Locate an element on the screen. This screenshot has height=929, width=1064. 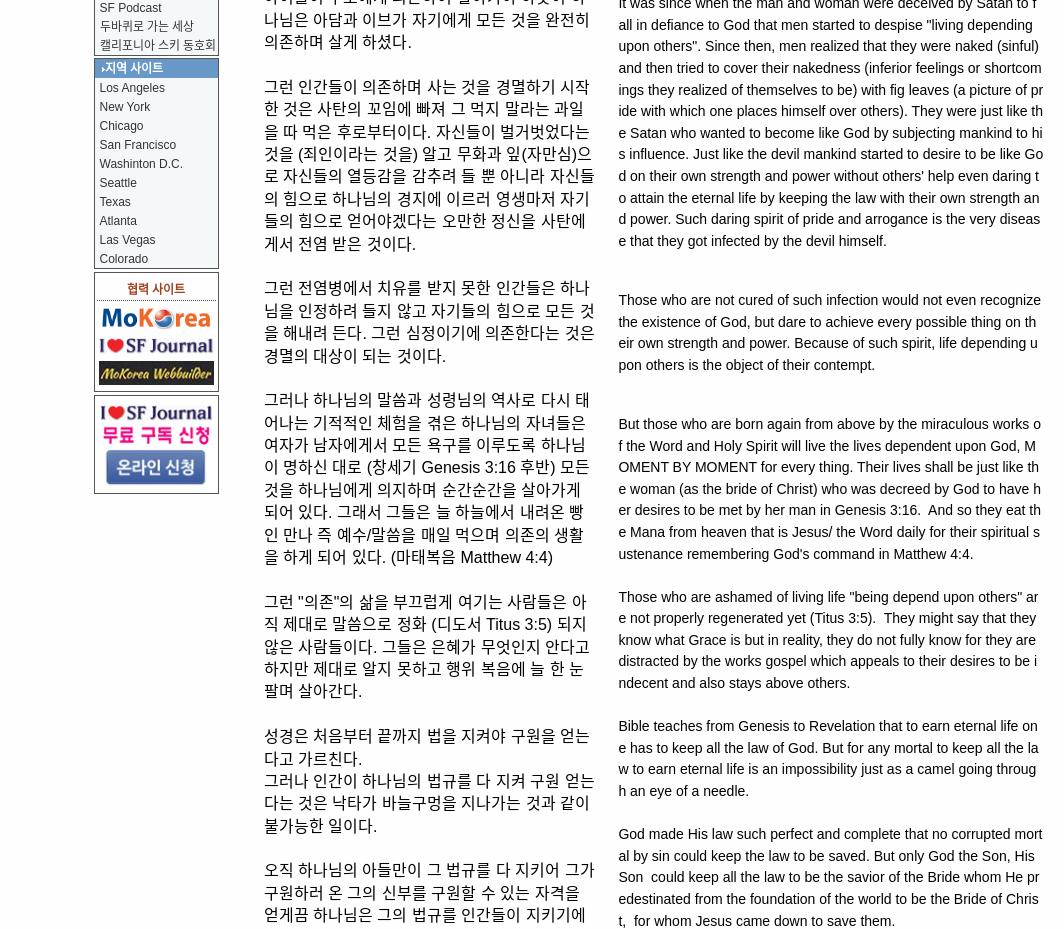
'Those who are not cured of such infection would not even recognize 		the existence of God, but dare to achieve every possible thing on their own 		strength and power. Because of such spirit, life depending upon others 		is the object of their contempt.' is located at coordinates (617, 331).